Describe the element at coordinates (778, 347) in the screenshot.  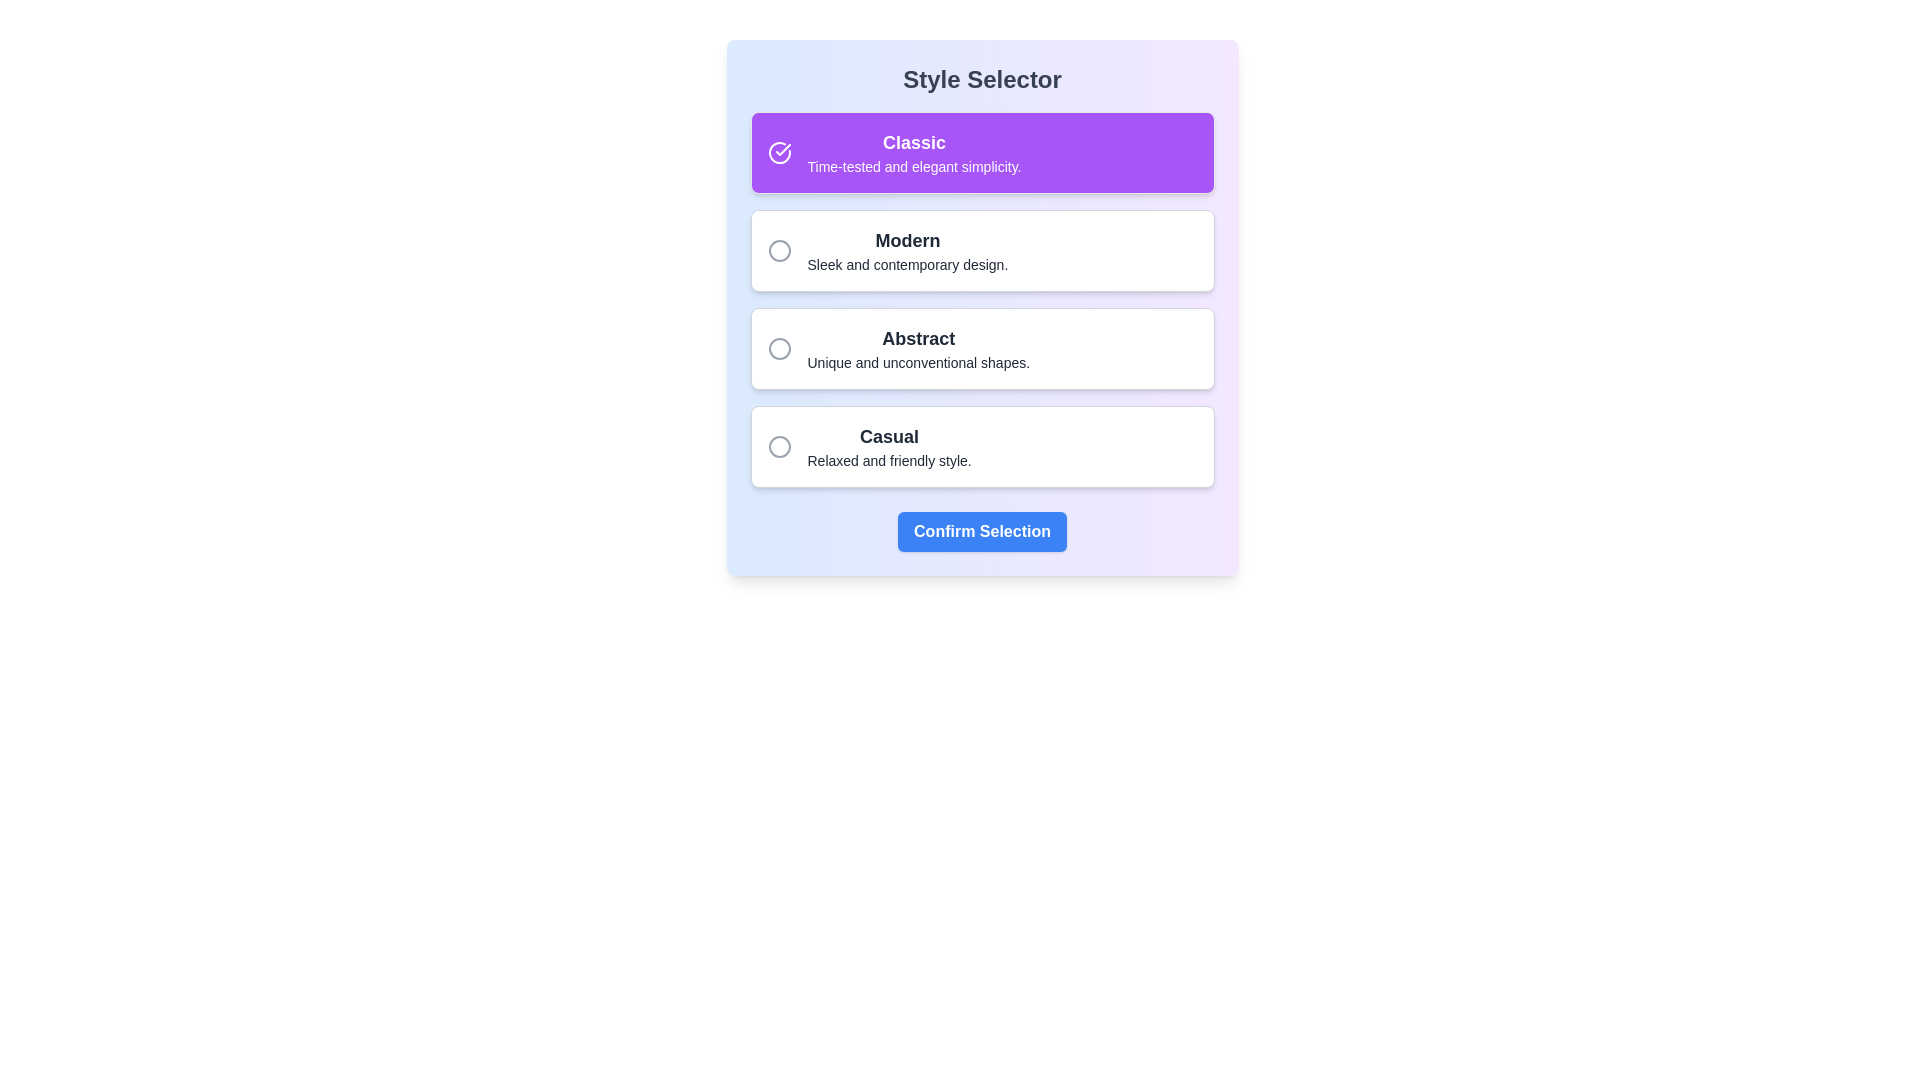
I see `the RadioButton for the 'Abstract' style option, which is located in the top-left corner of the 'Abstract' section, above the text 'Unique and unconventional shapes.'` at that location.